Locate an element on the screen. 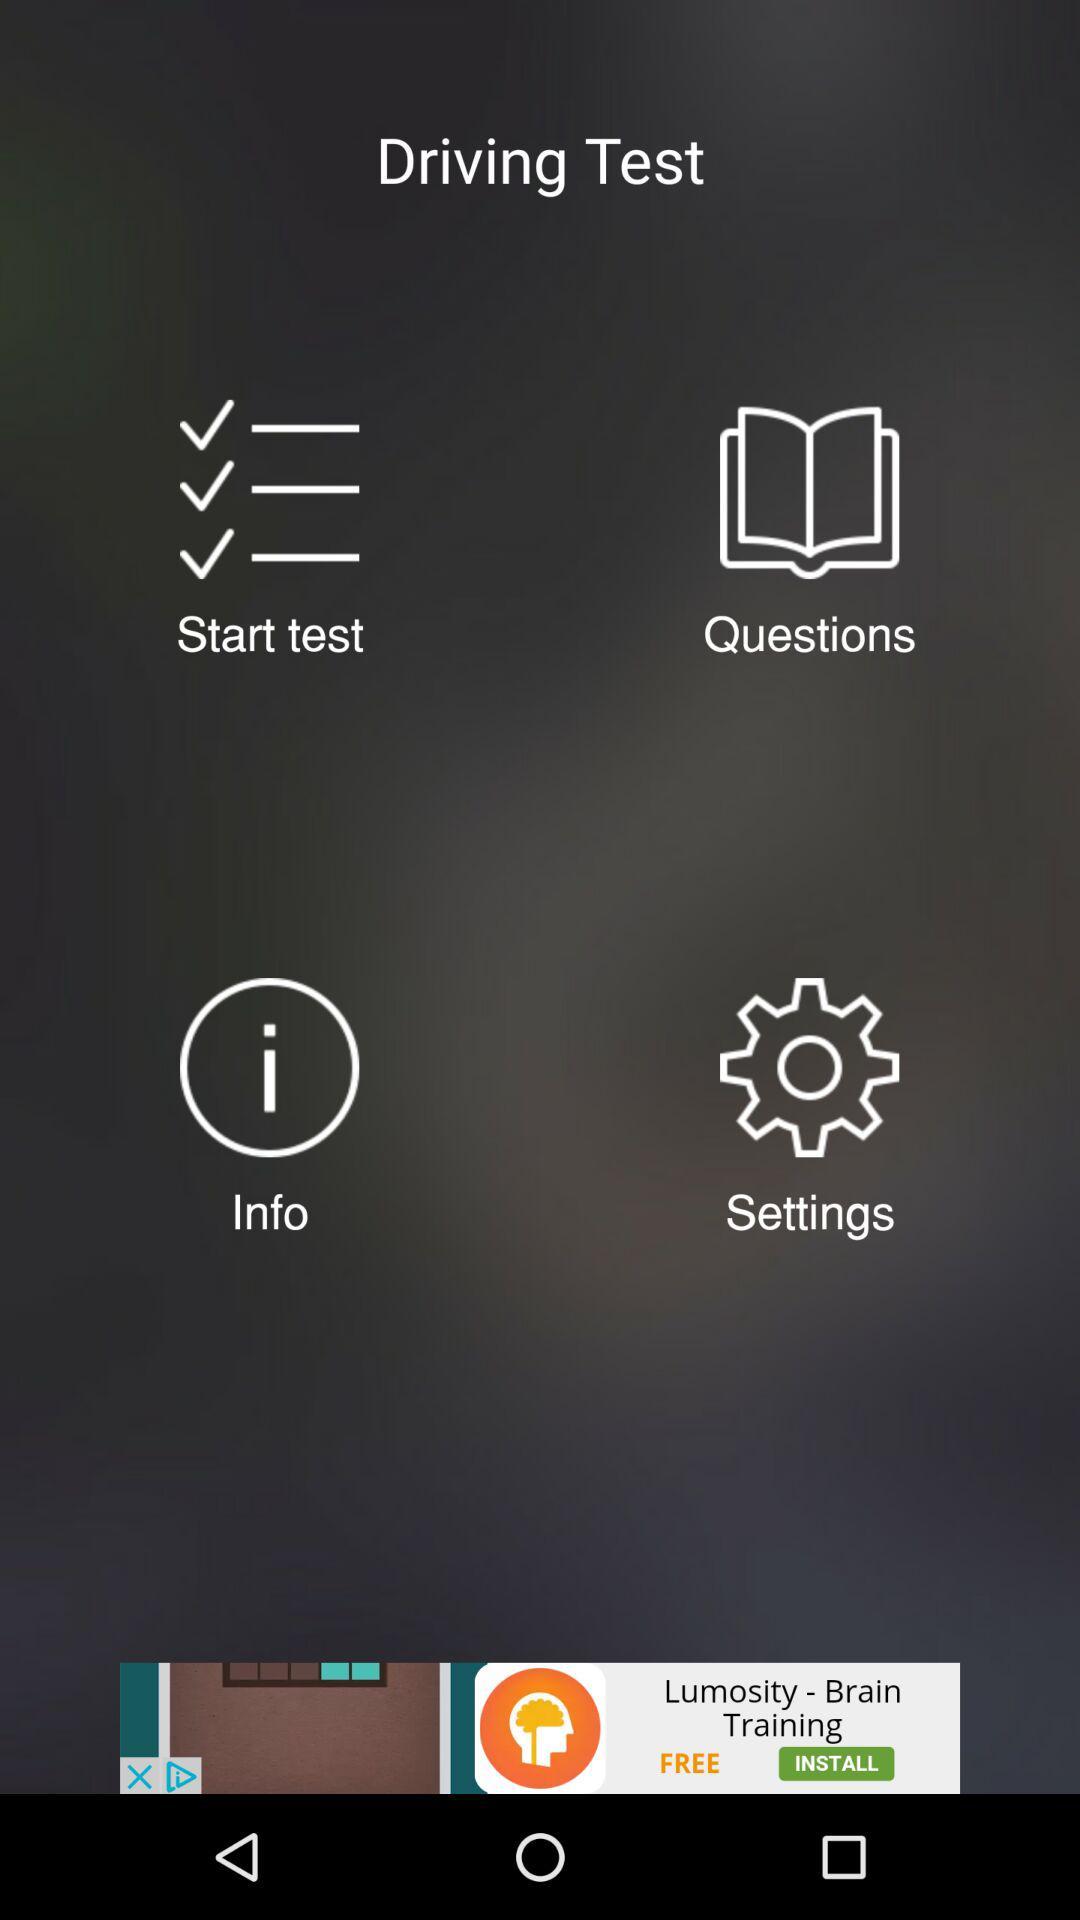  start test is located at coordinates (268, 489).